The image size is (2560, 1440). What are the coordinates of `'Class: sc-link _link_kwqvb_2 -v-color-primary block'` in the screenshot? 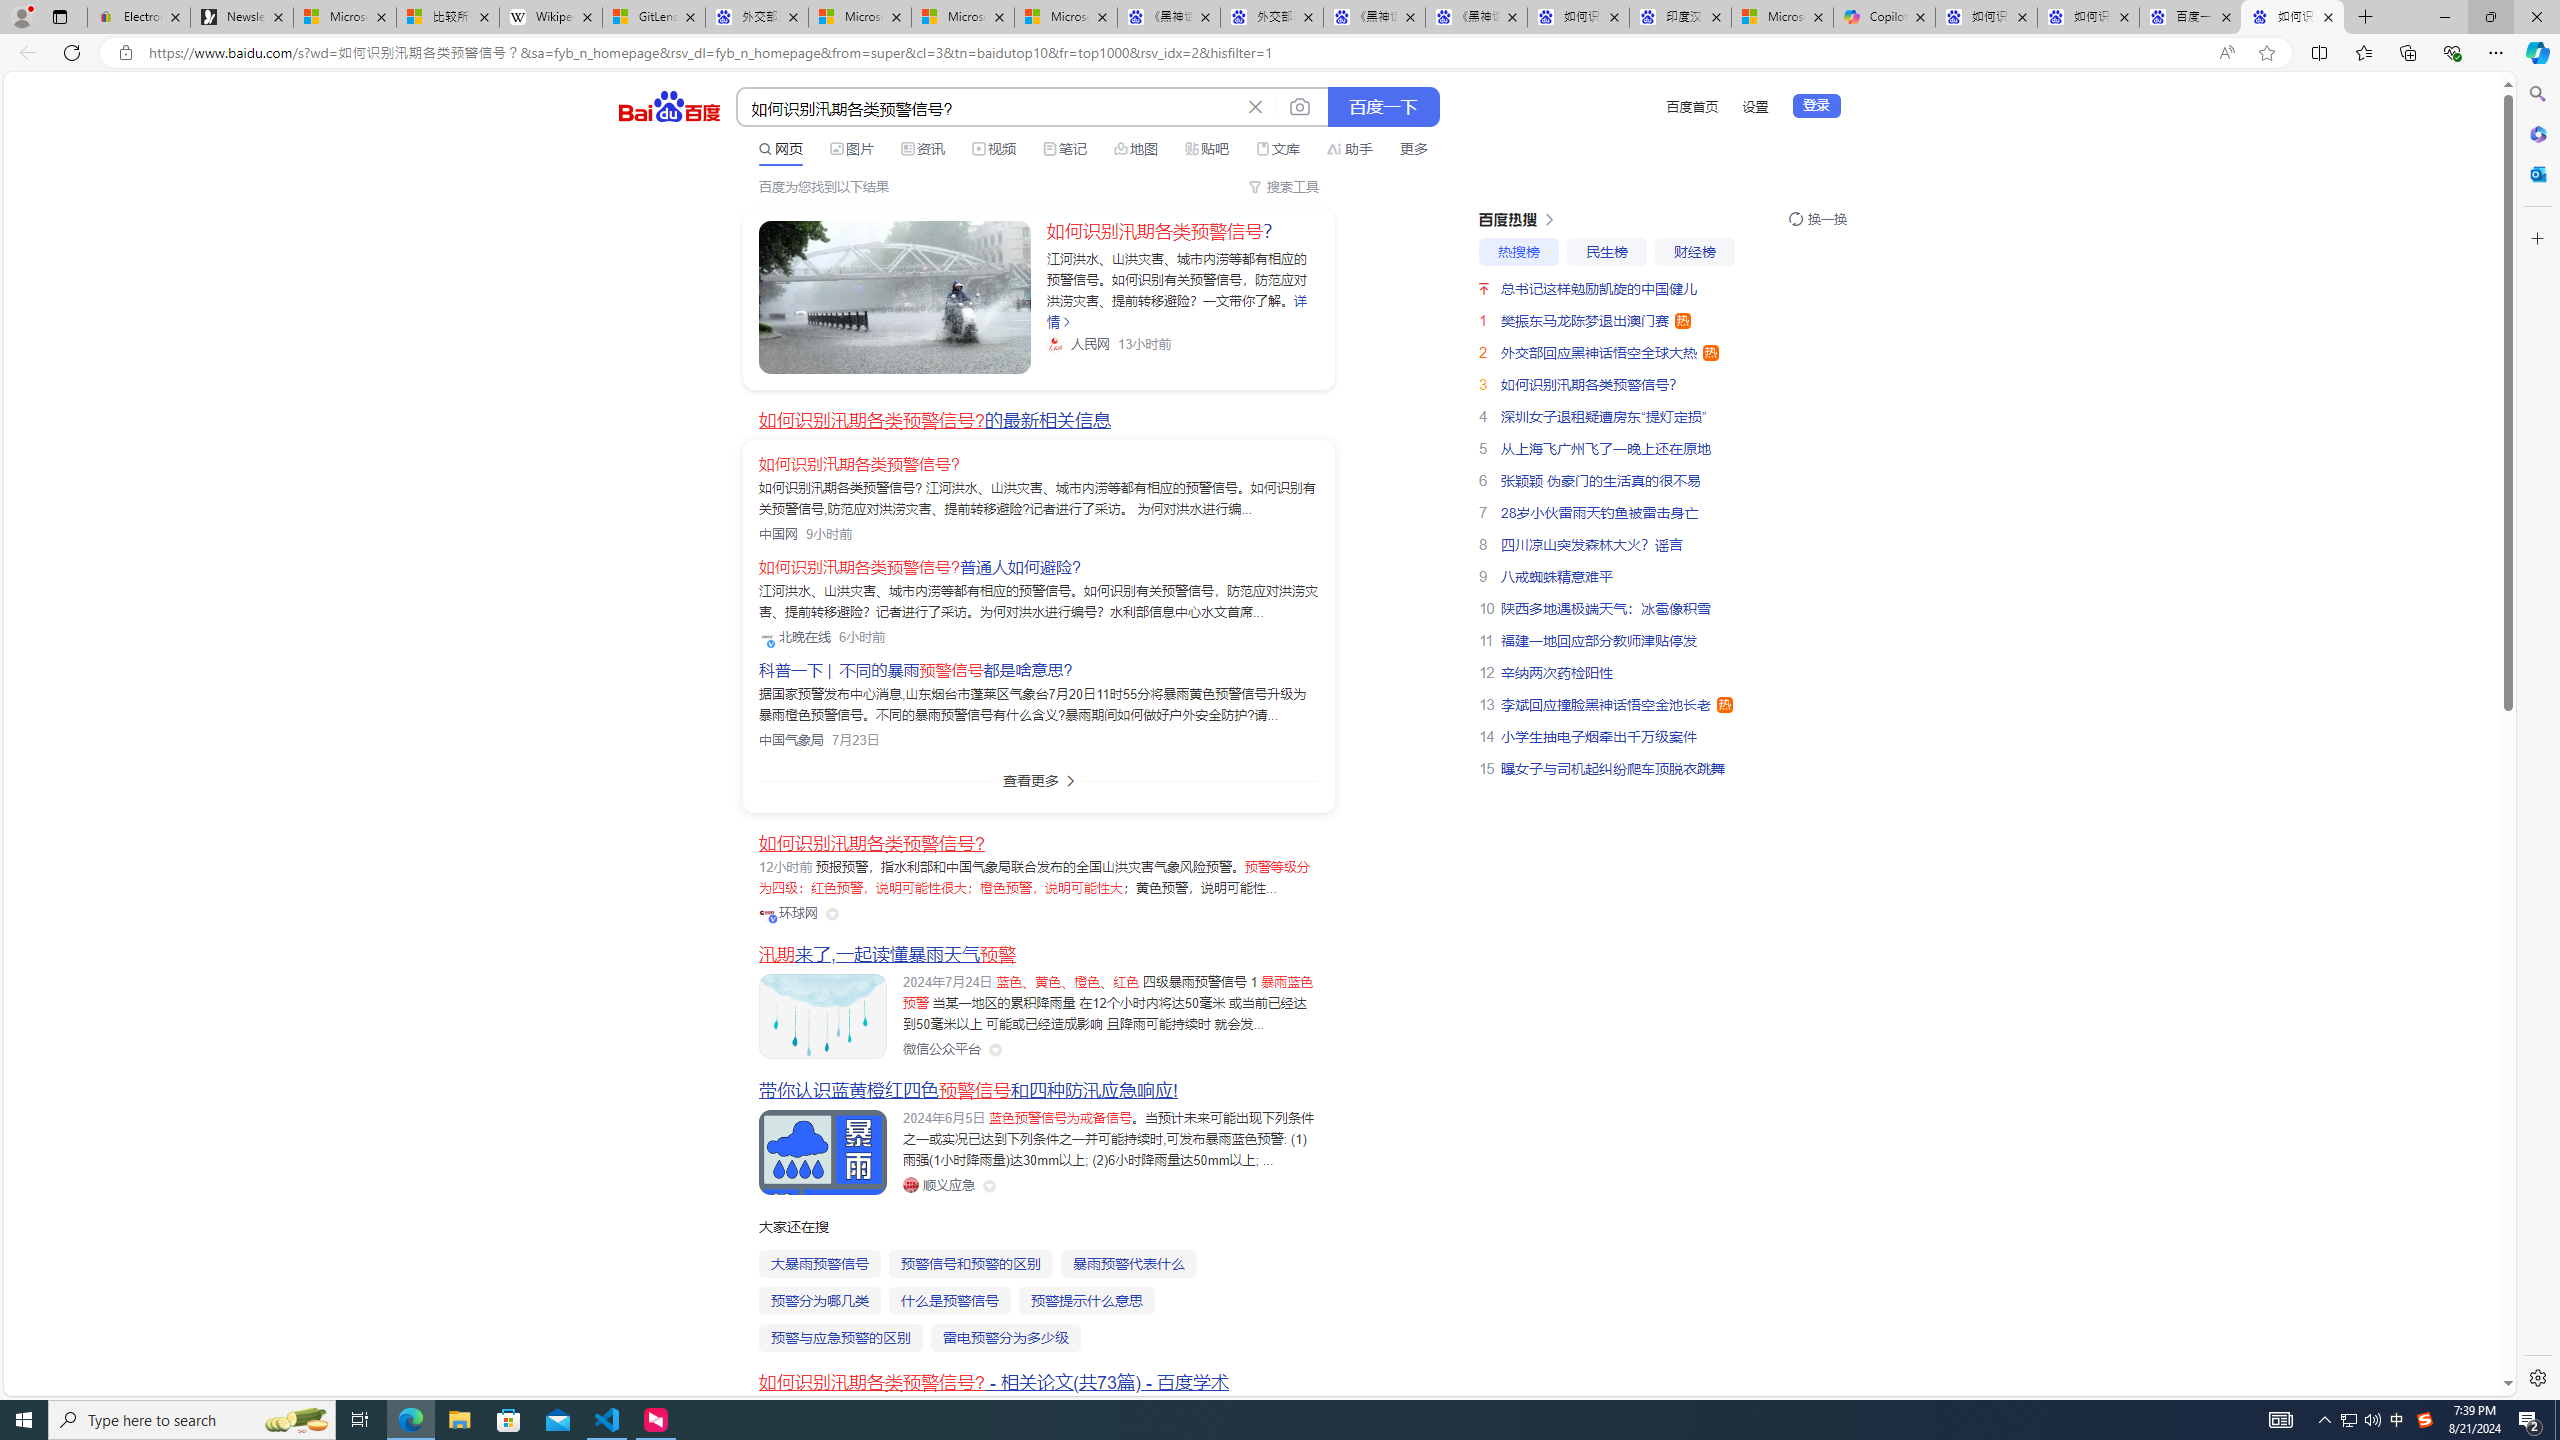 It's located at (893, 296).